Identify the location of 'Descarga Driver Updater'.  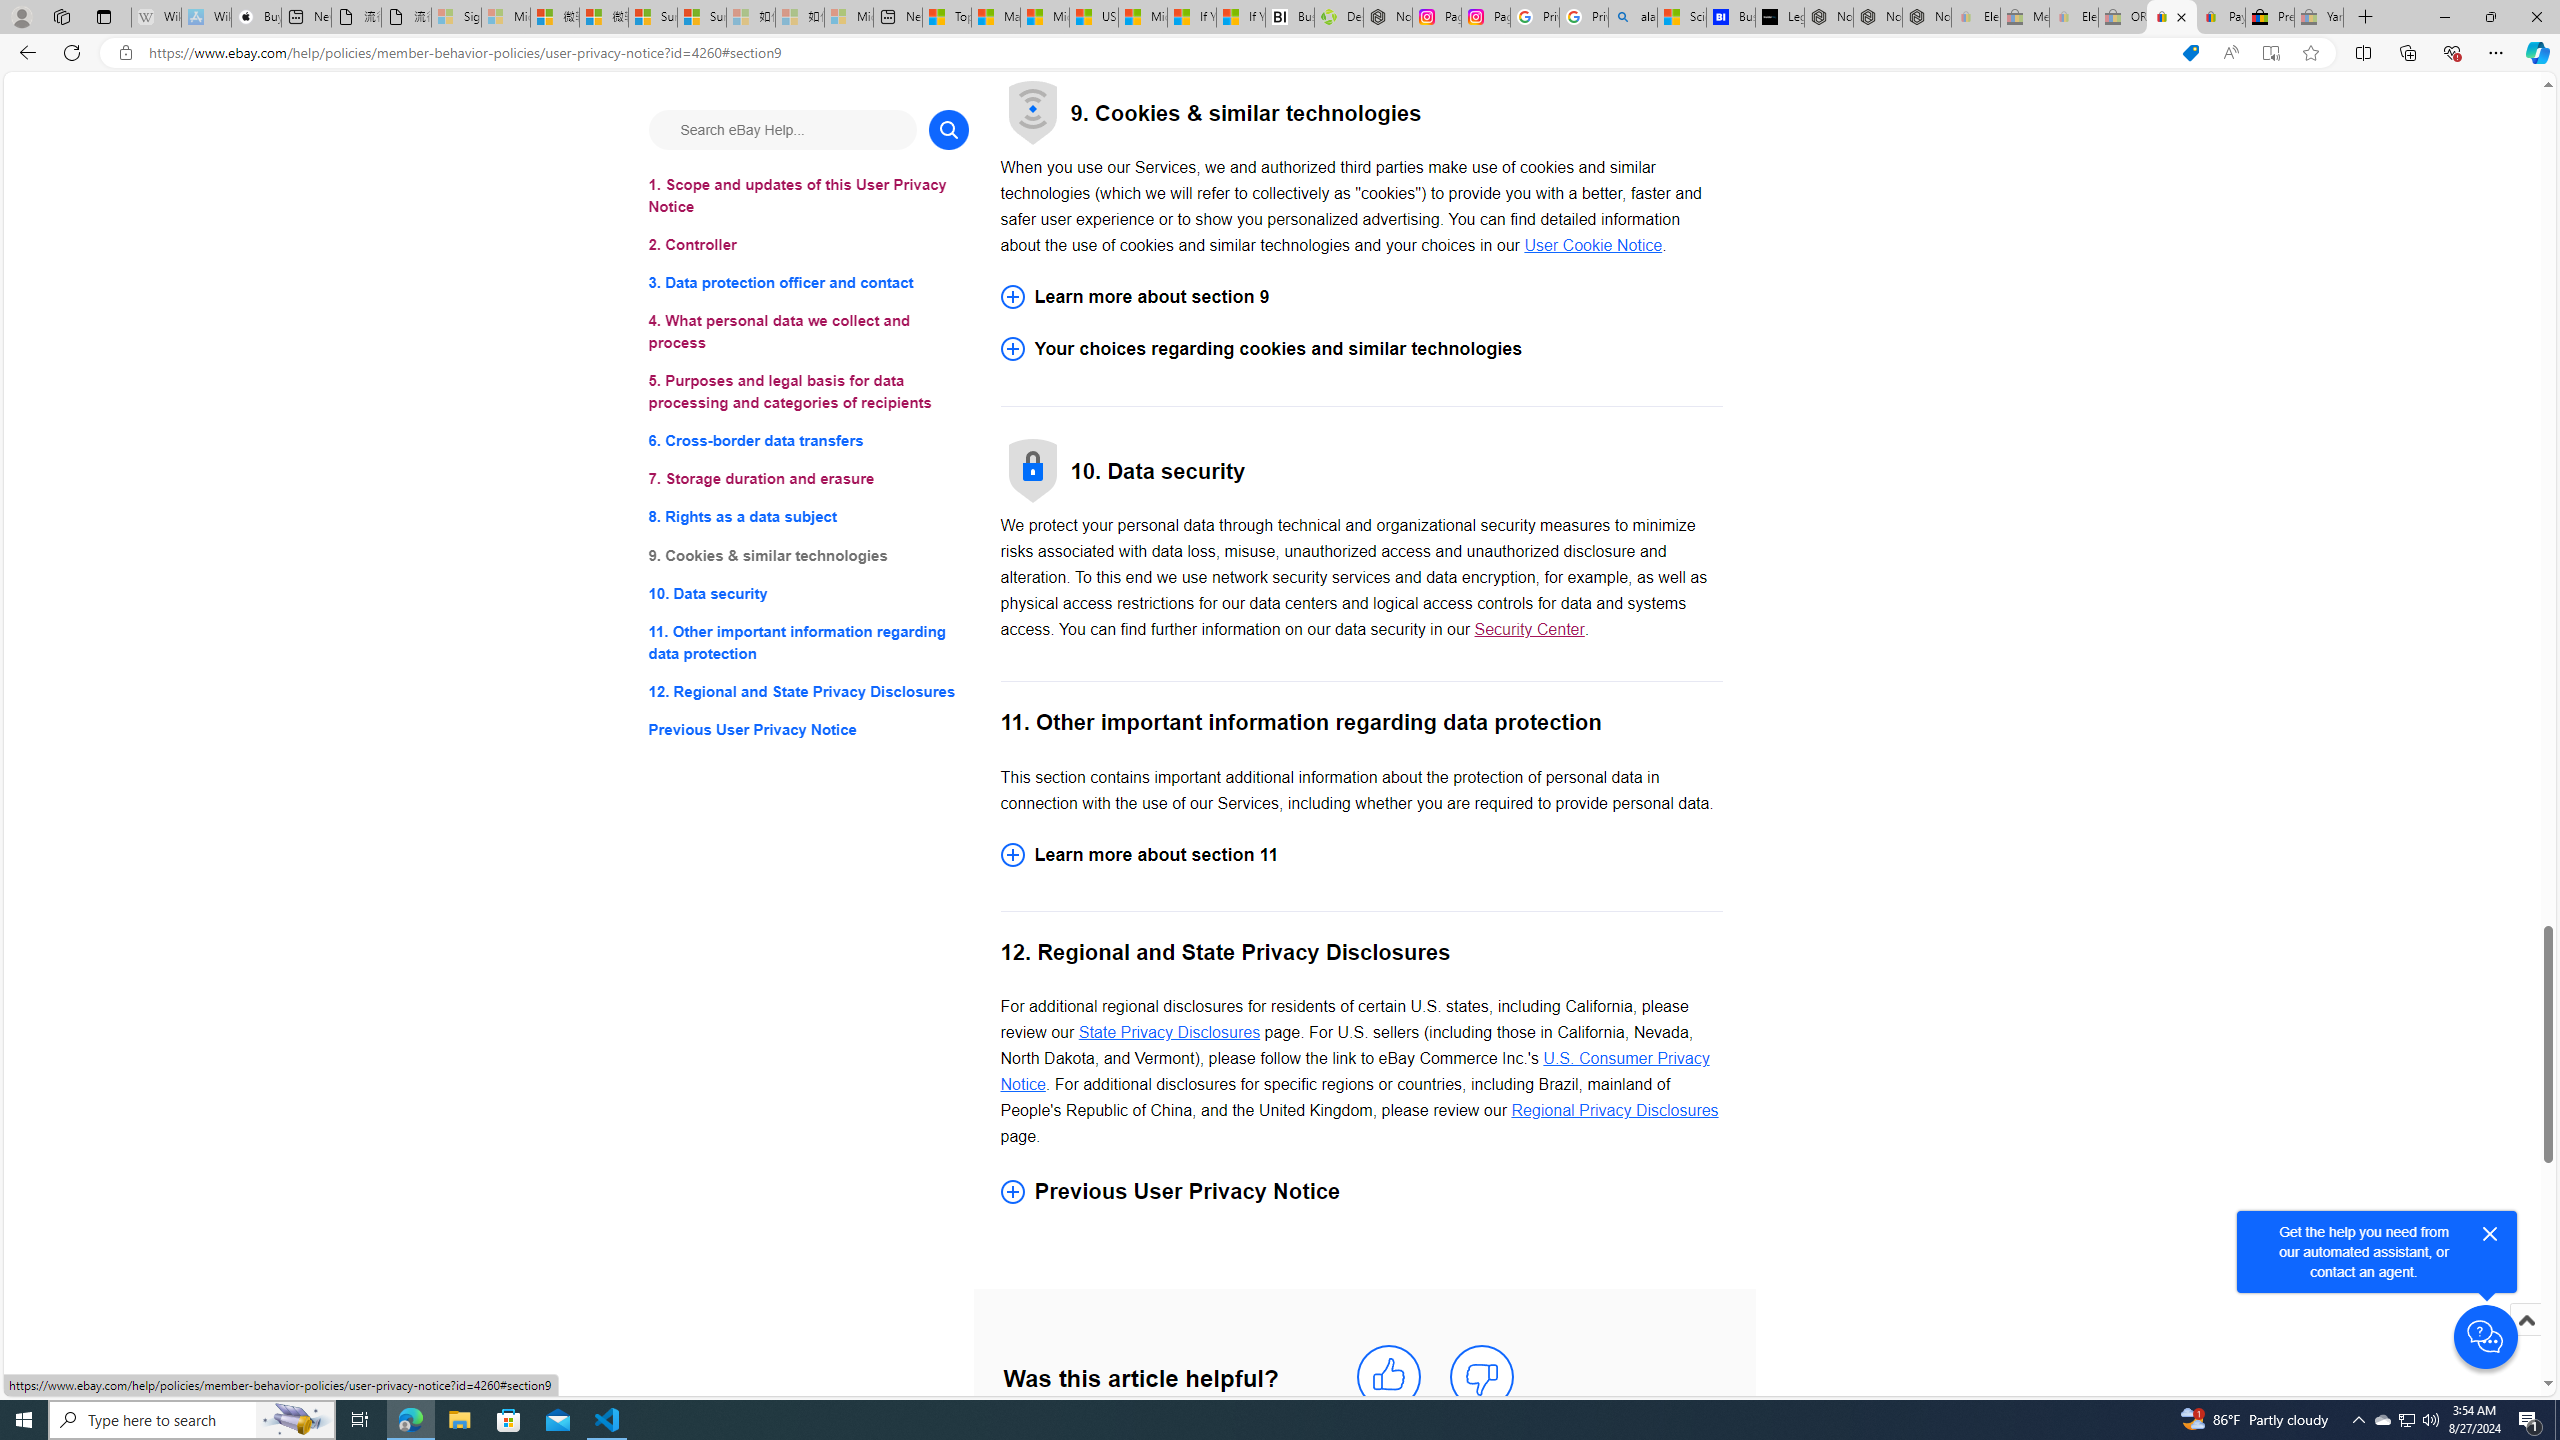
(1337, 16).